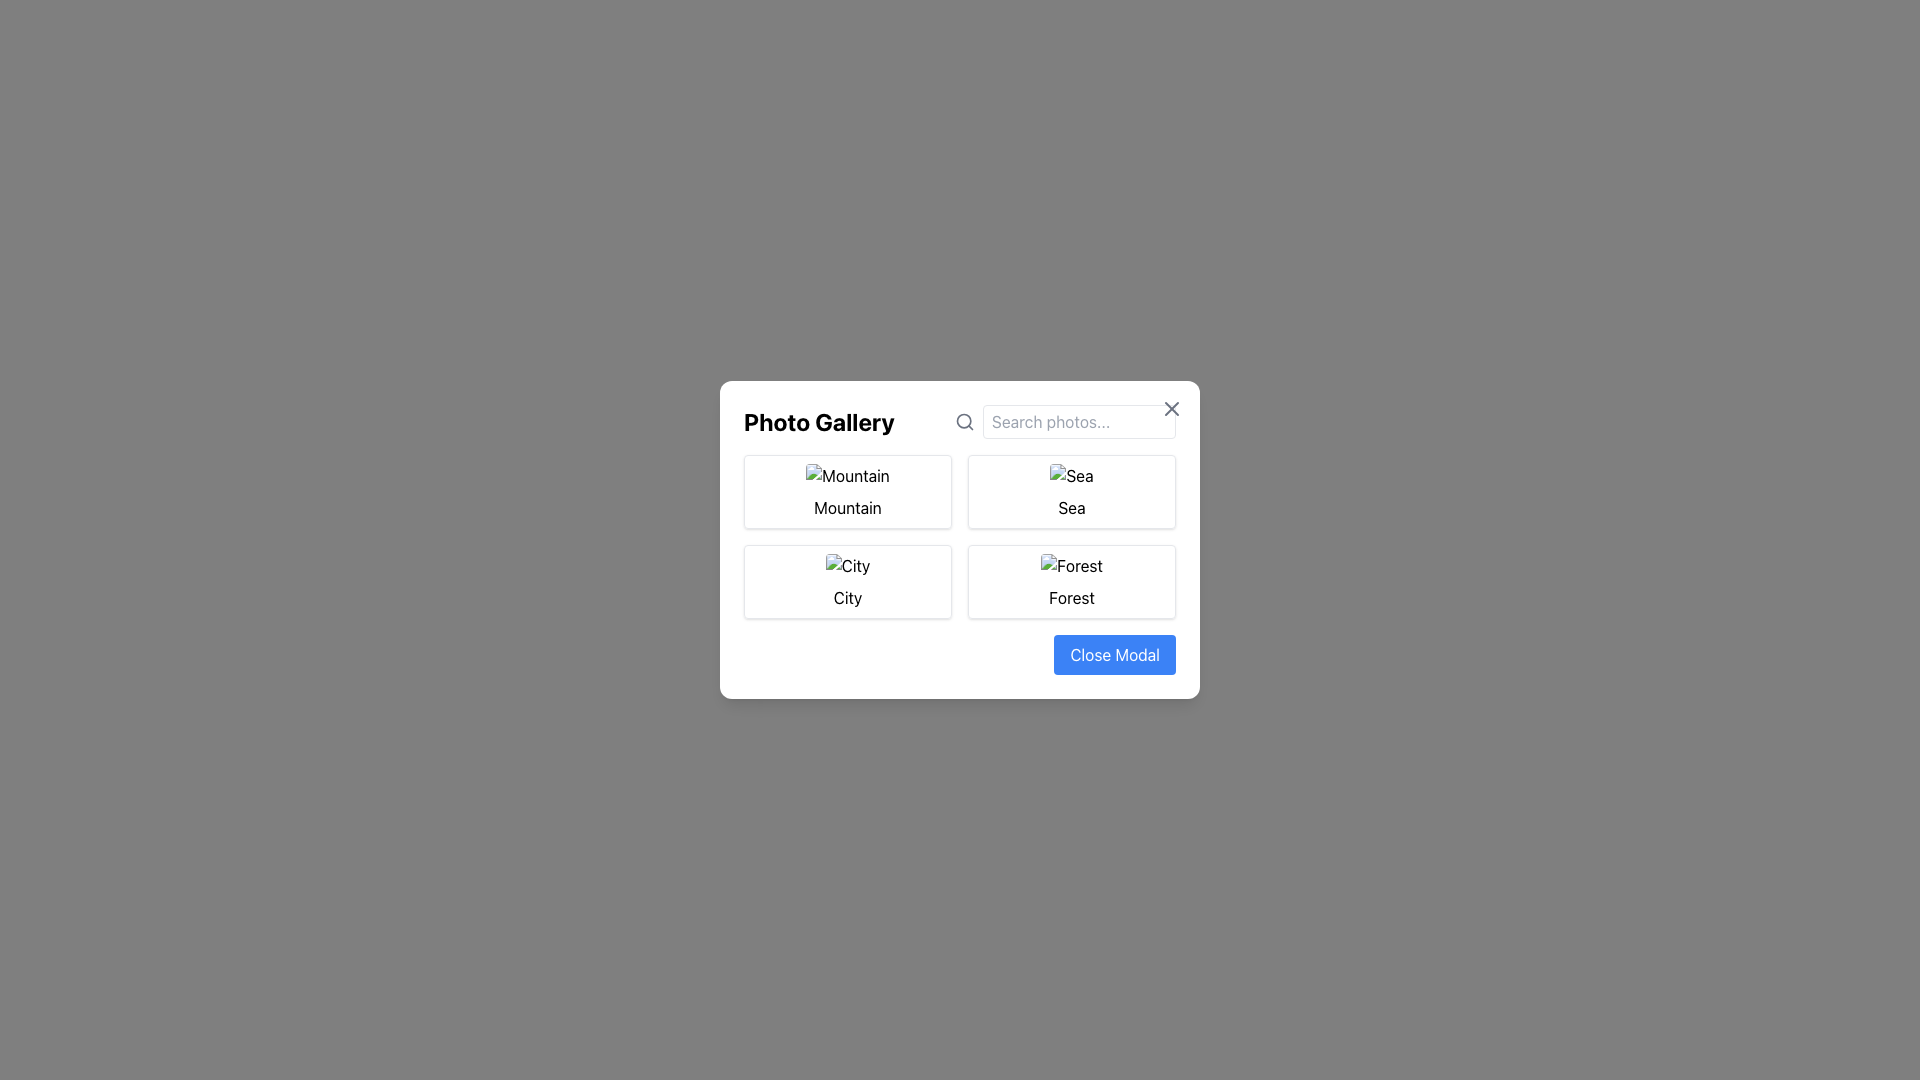  What do you see at coordinates (964, 420) in the screenshot?
I see `the circular element that resembles a magnifying glass's lens, which is part of the search icon located next to the input field in the header area of a modal window` at bounding box center [964, 420].